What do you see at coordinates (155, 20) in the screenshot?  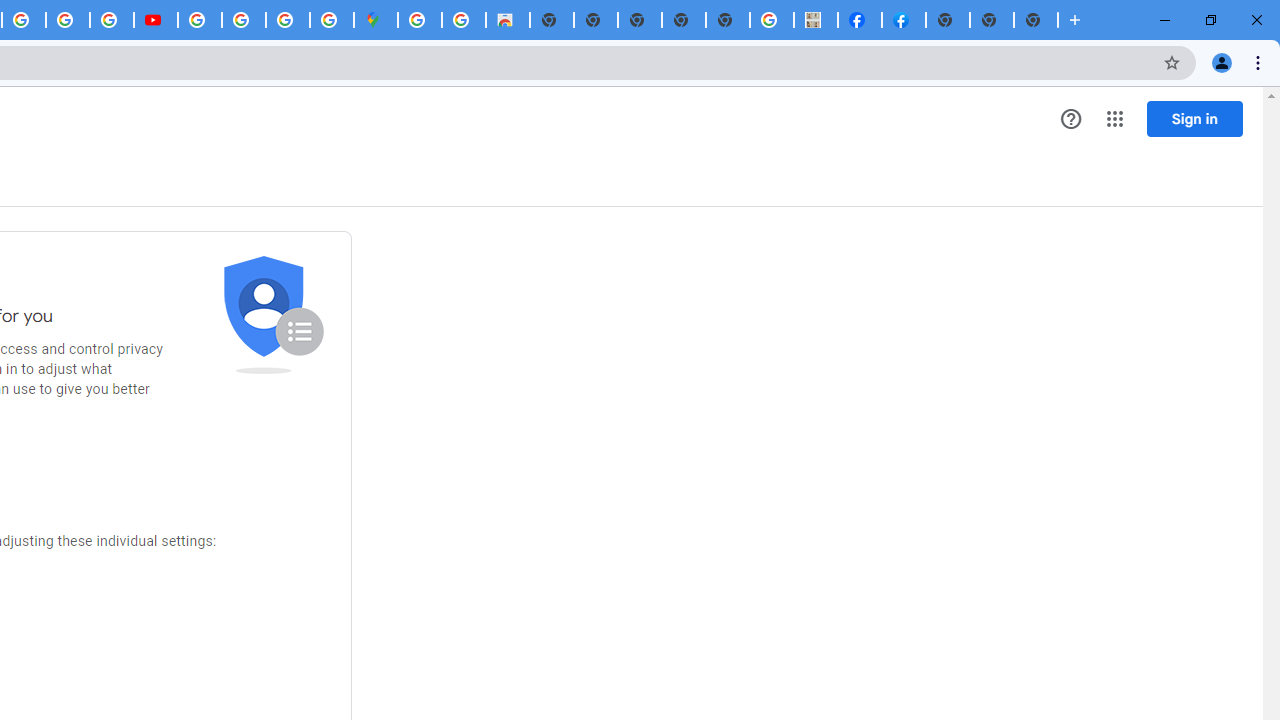 I see `'Subscriptions - YouTube'` at bounding box center [155, 20].